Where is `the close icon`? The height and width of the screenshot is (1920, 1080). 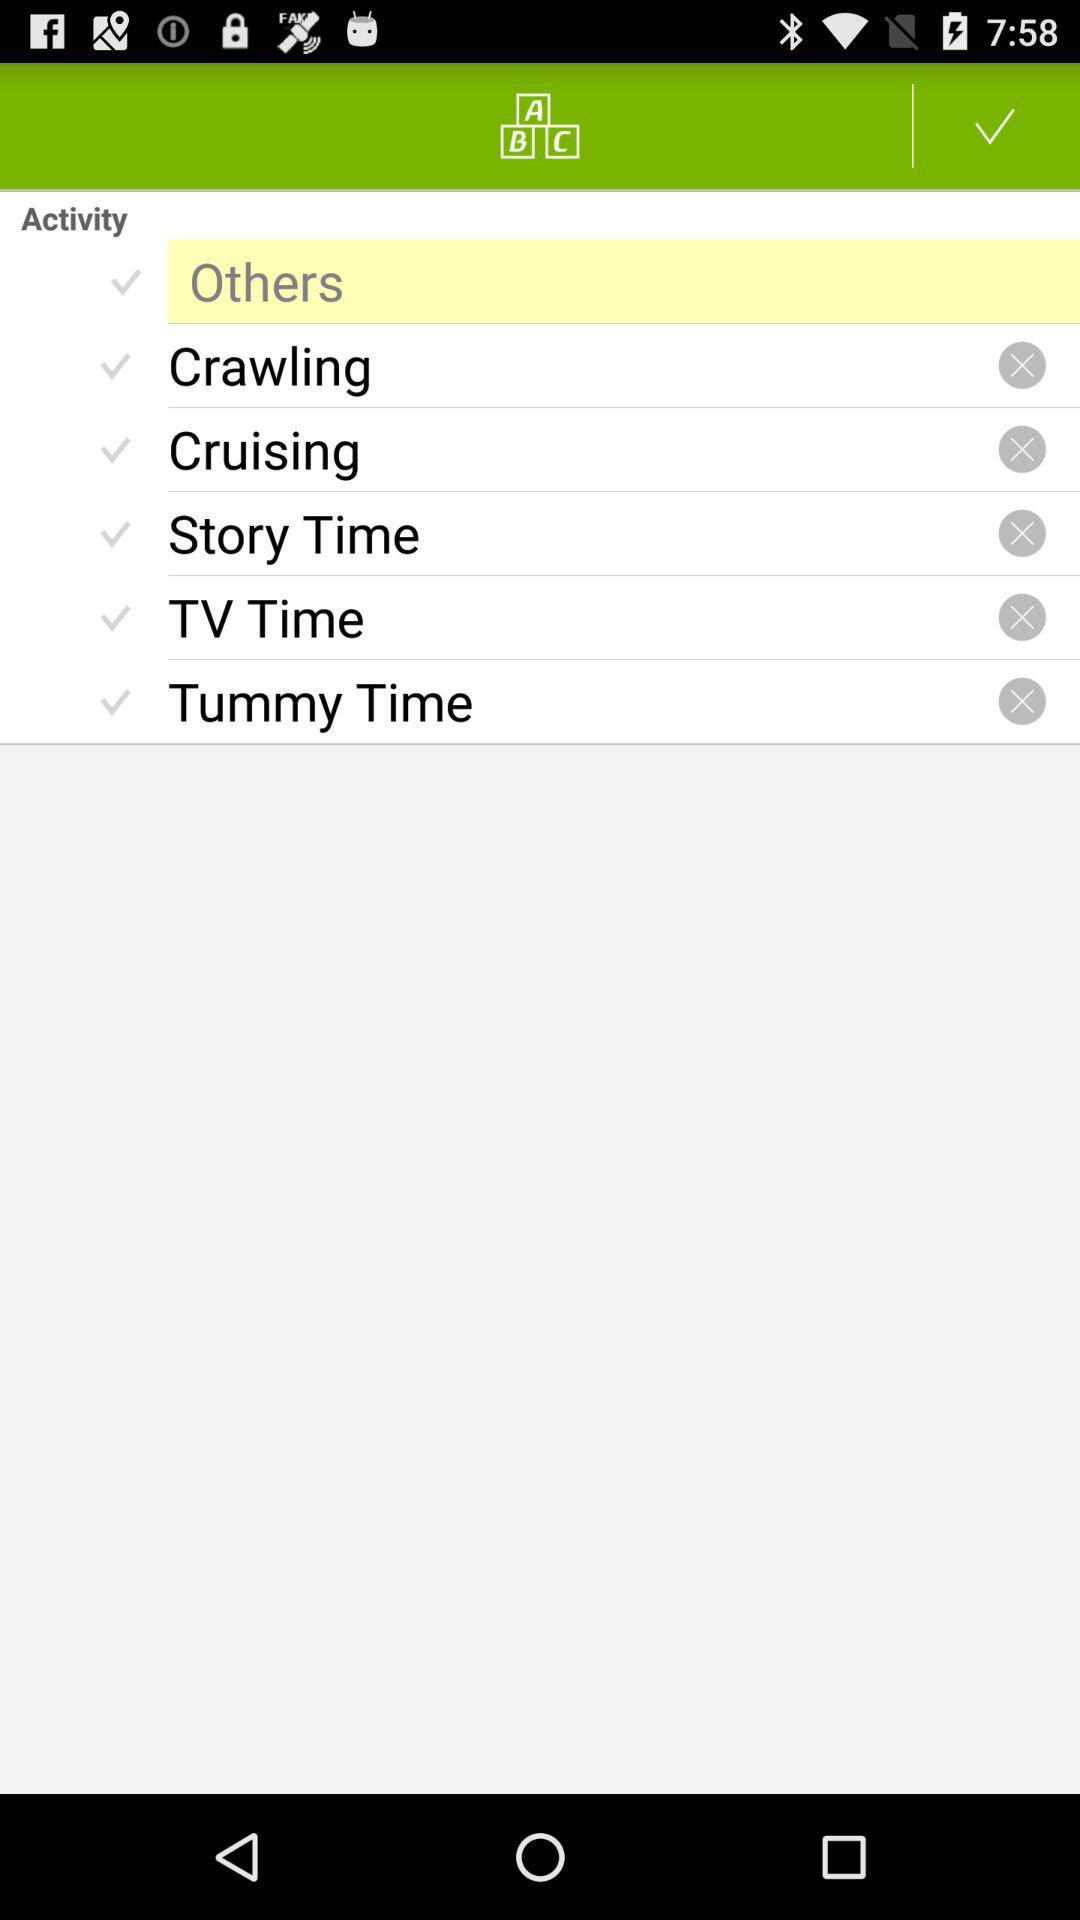
the close icon is located at coordinates (1022, 660).